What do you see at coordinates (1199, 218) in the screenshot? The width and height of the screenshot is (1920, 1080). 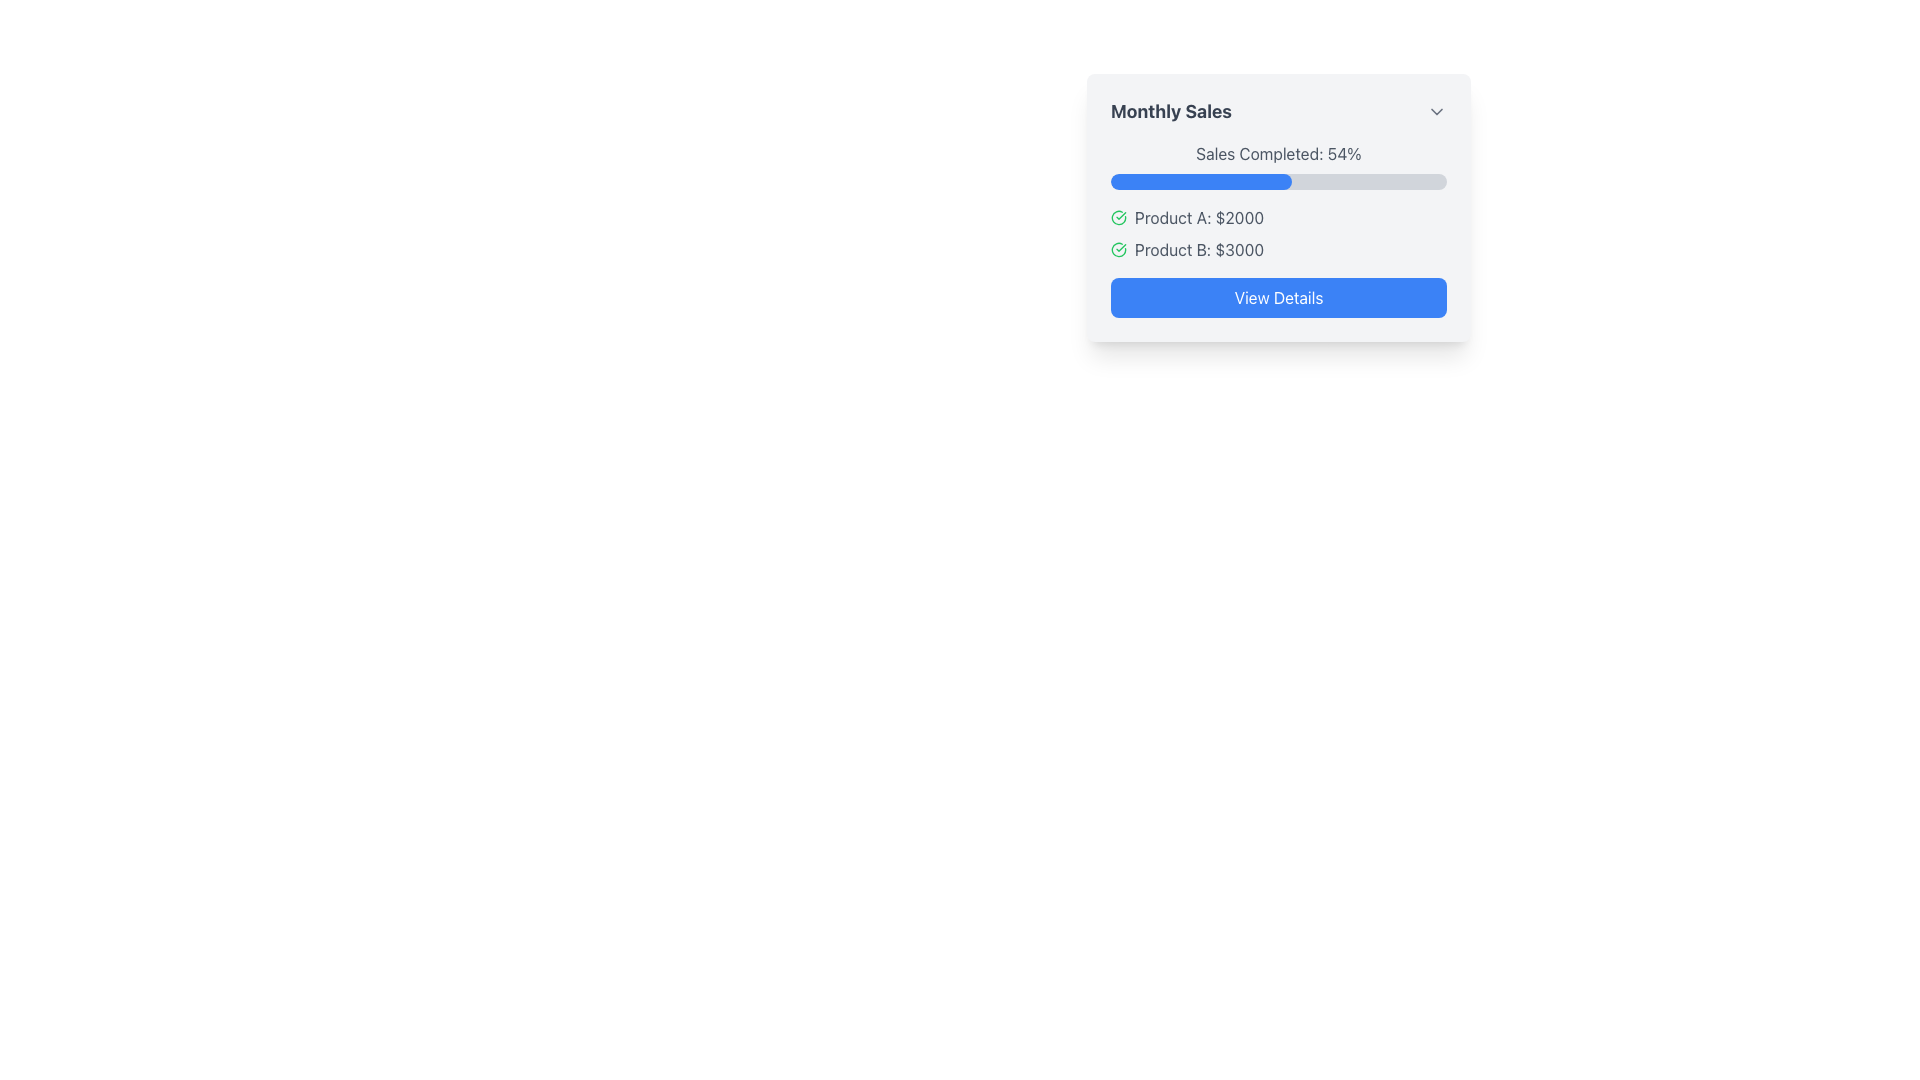 I see `the text label displaying 'Product A: $2000' located in the second row of the product list under the 'Monthly Sales' section, positioned to the right of a green check icon` at bounding box center [1199, 218].